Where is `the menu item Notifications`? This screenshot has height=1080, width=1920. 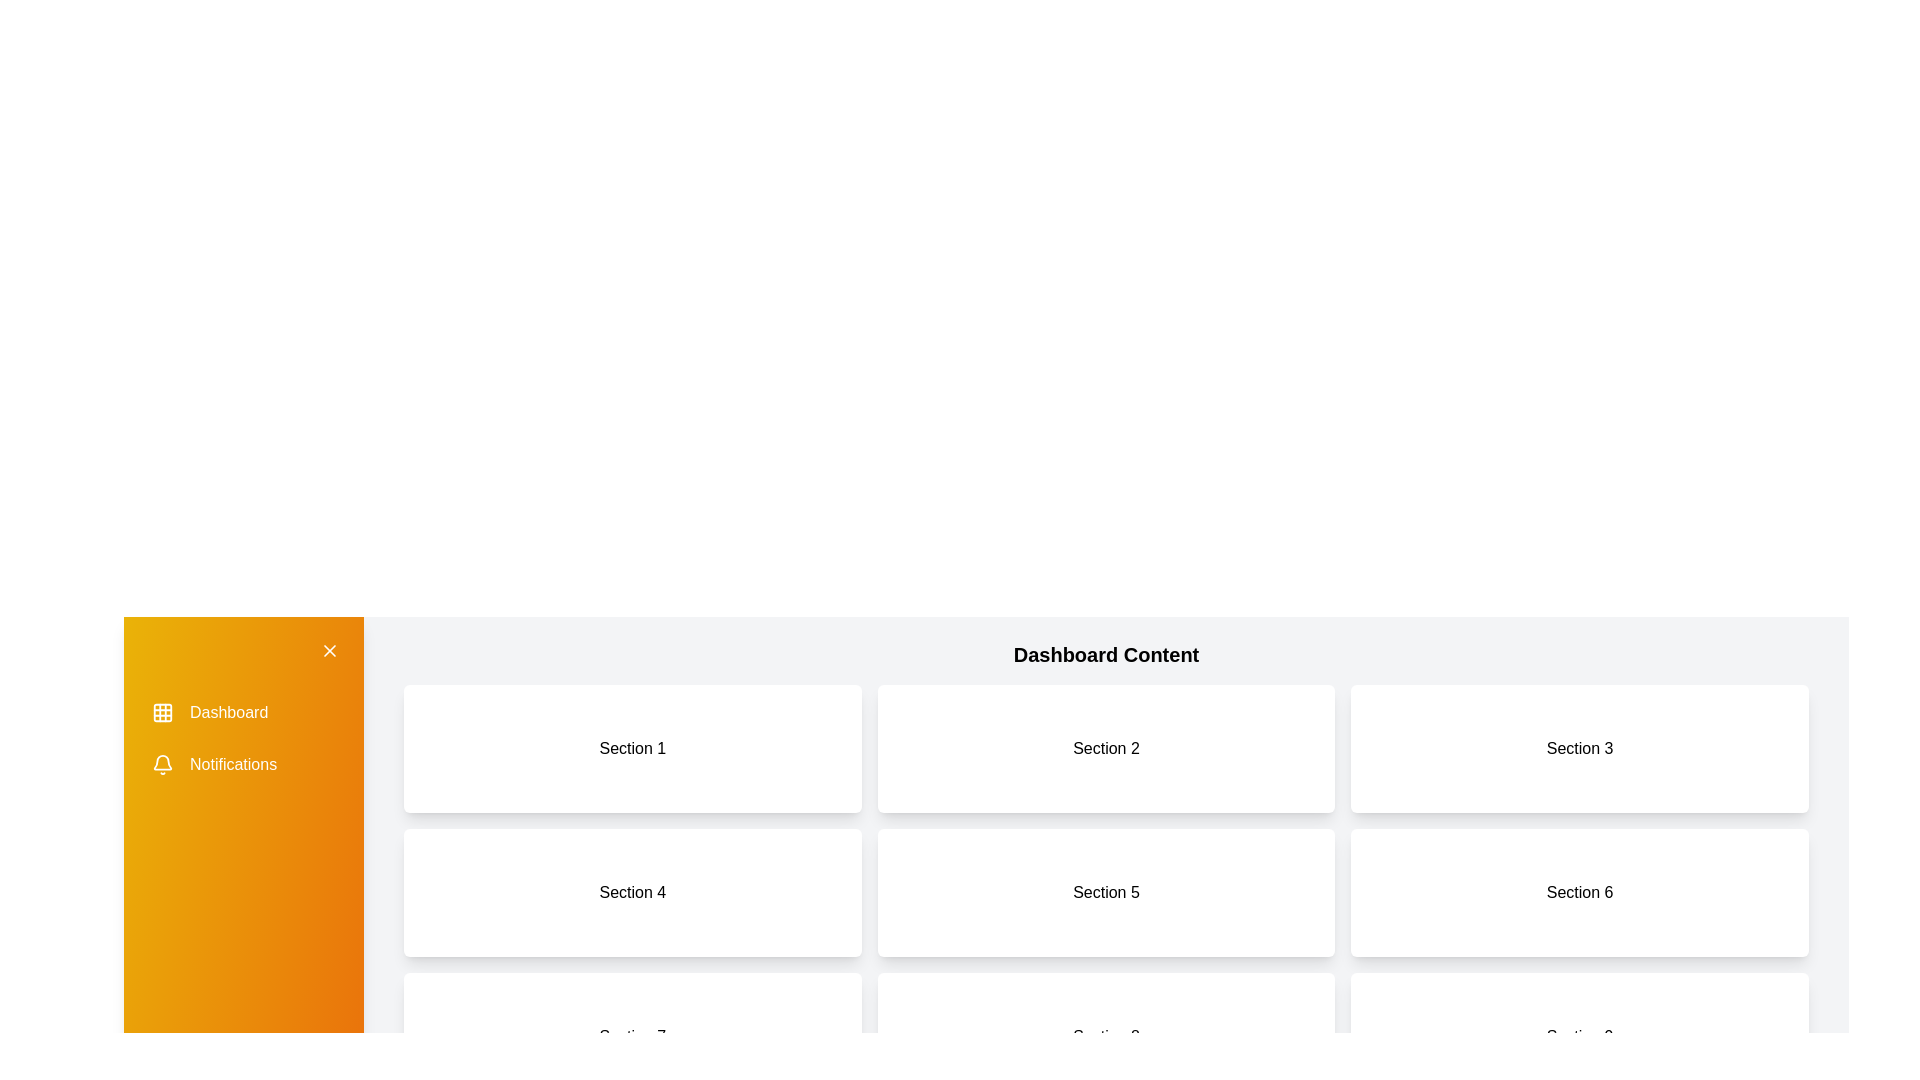
the menu item Notifications is located at coordinates (243, 764).